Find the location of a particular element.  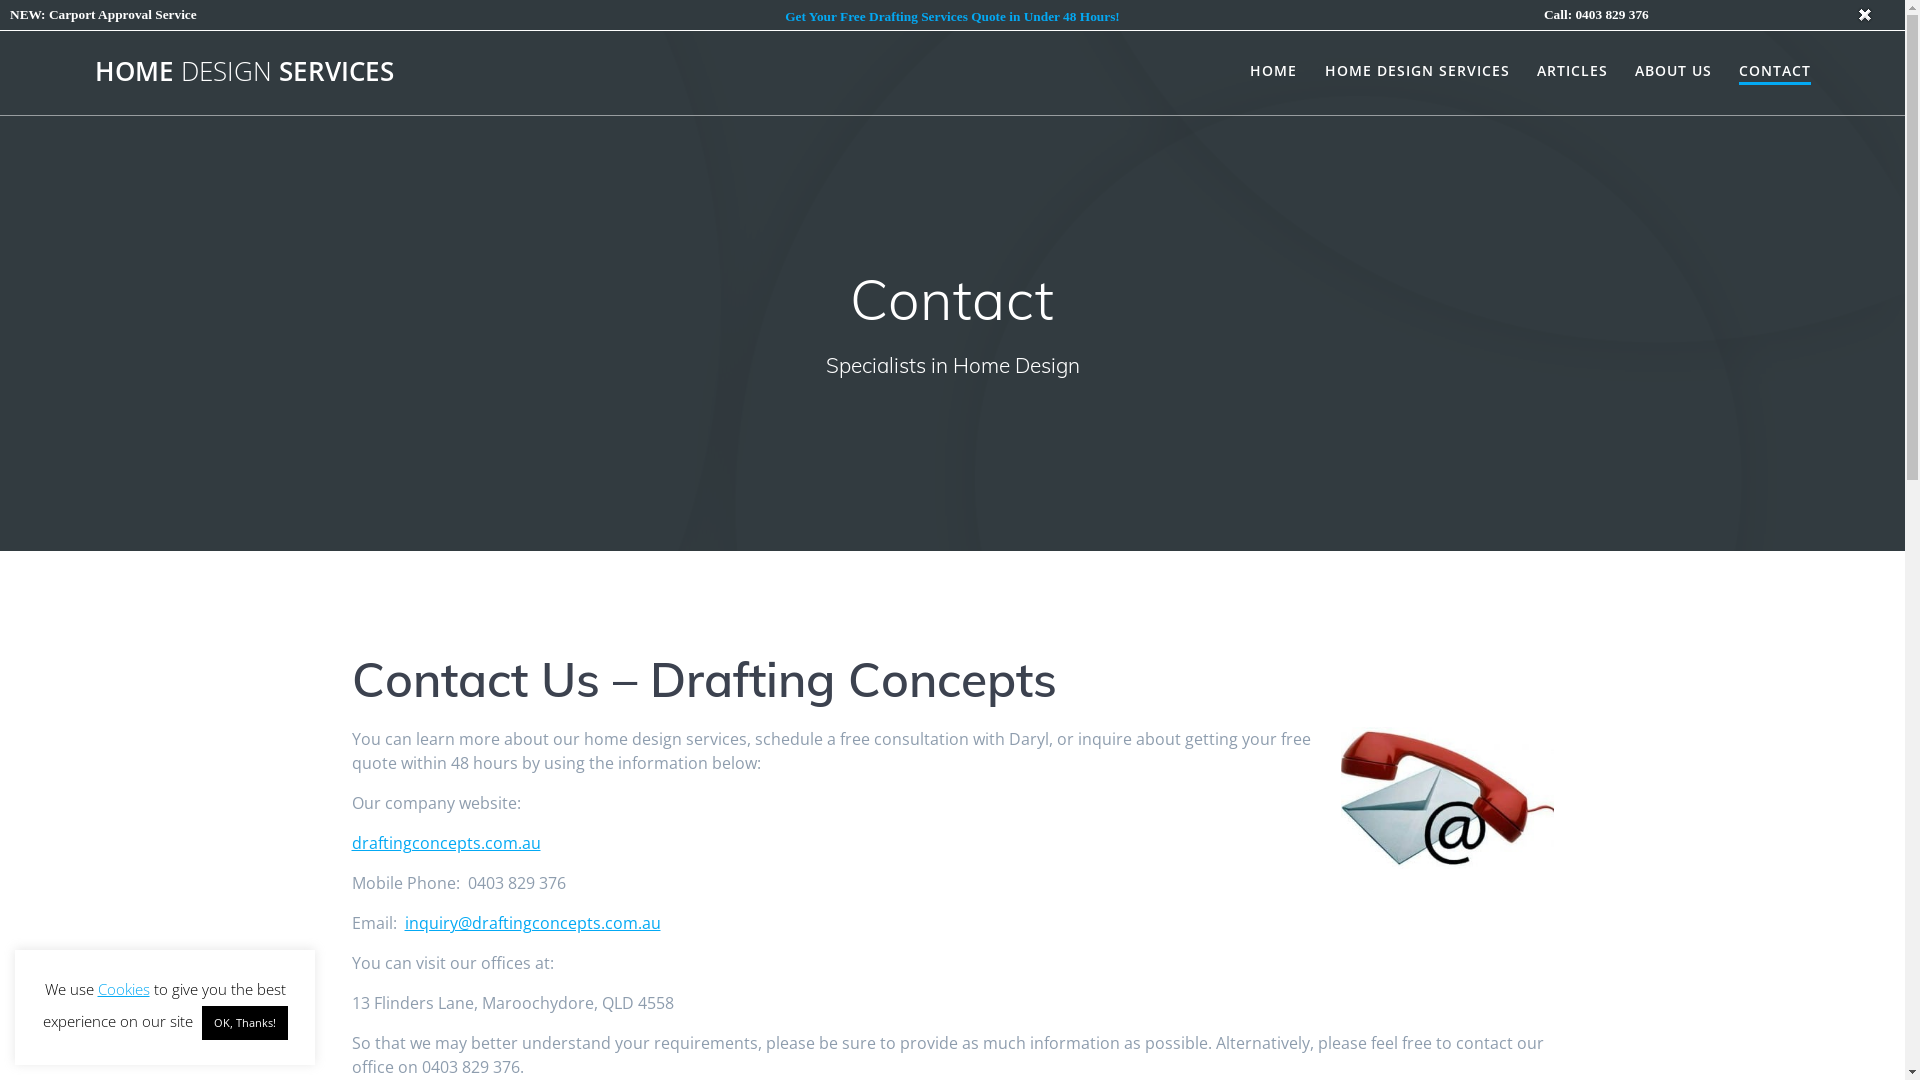

'Get Your Free Drafting Services Quote in Under 48 Hours!' is located at coordinates (951, 16).